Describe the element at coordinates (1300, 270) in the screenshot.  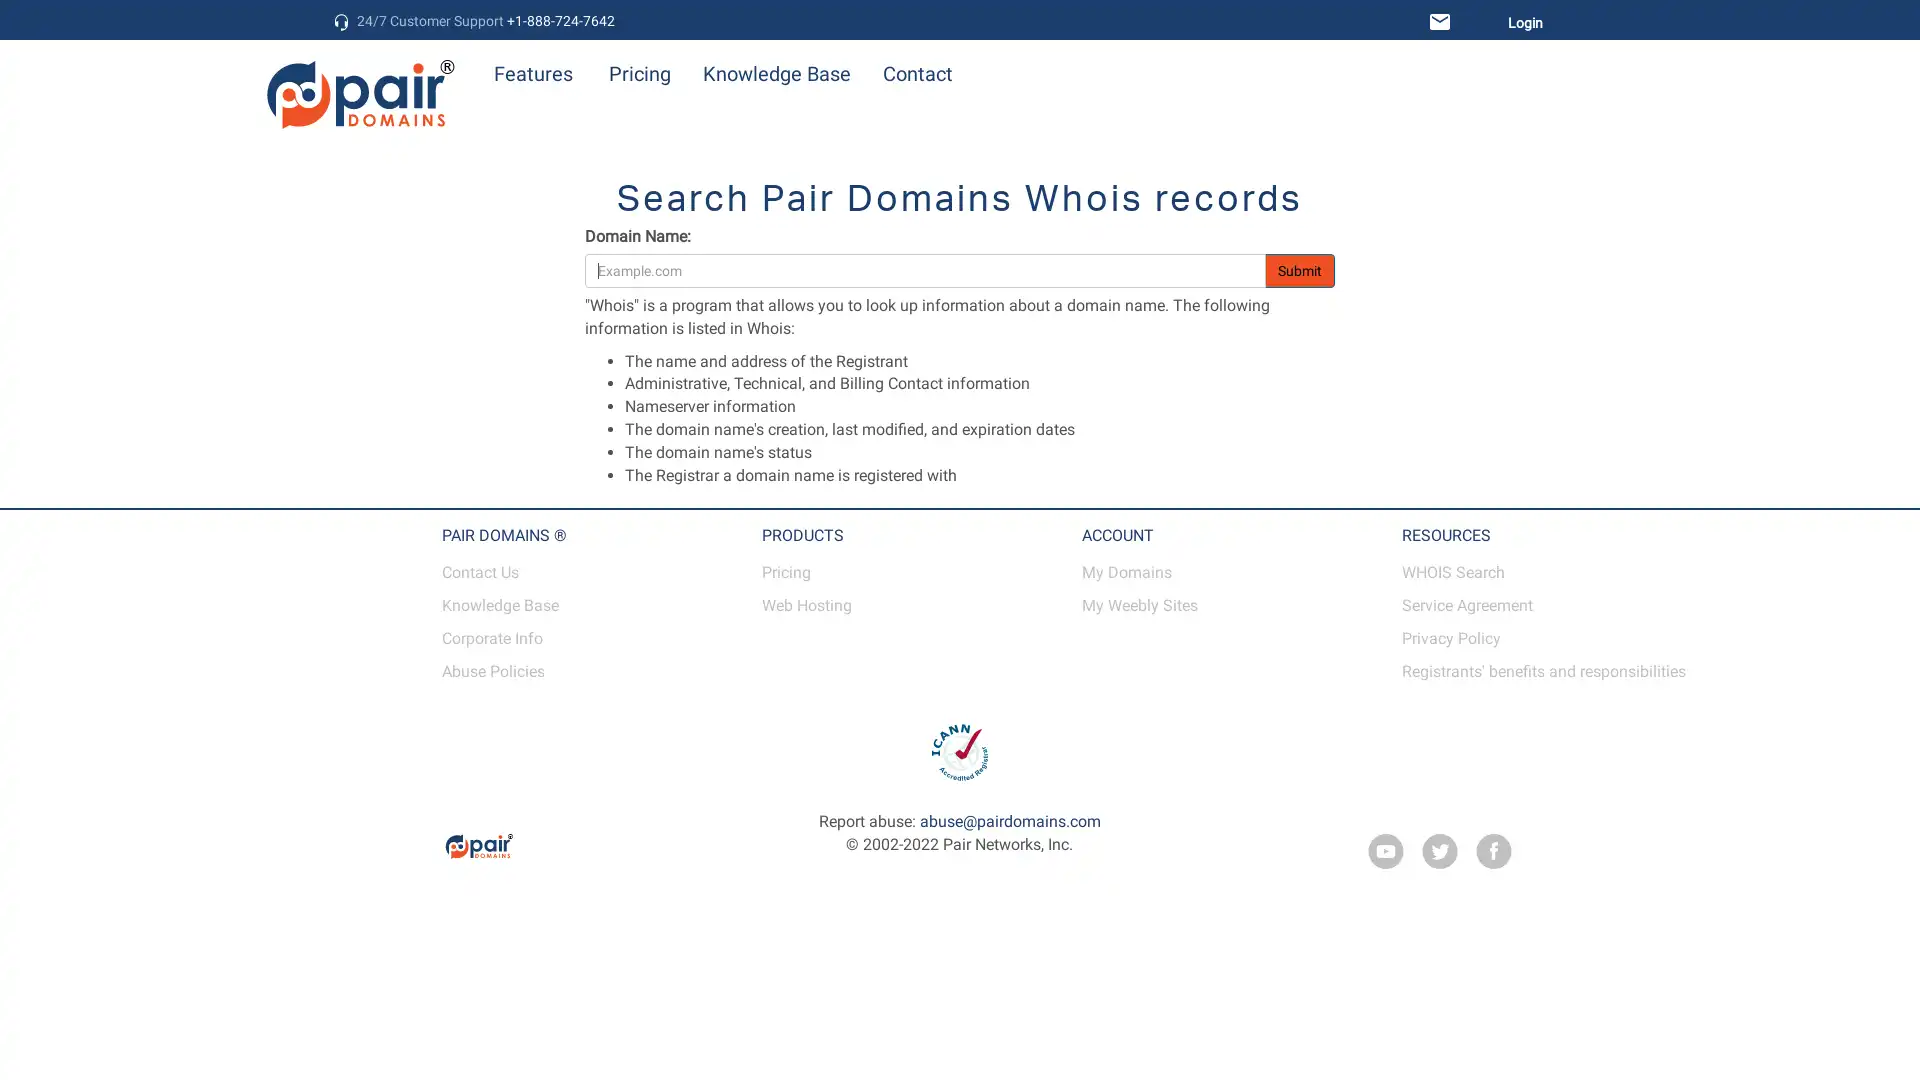
I see `Submit` at that location.